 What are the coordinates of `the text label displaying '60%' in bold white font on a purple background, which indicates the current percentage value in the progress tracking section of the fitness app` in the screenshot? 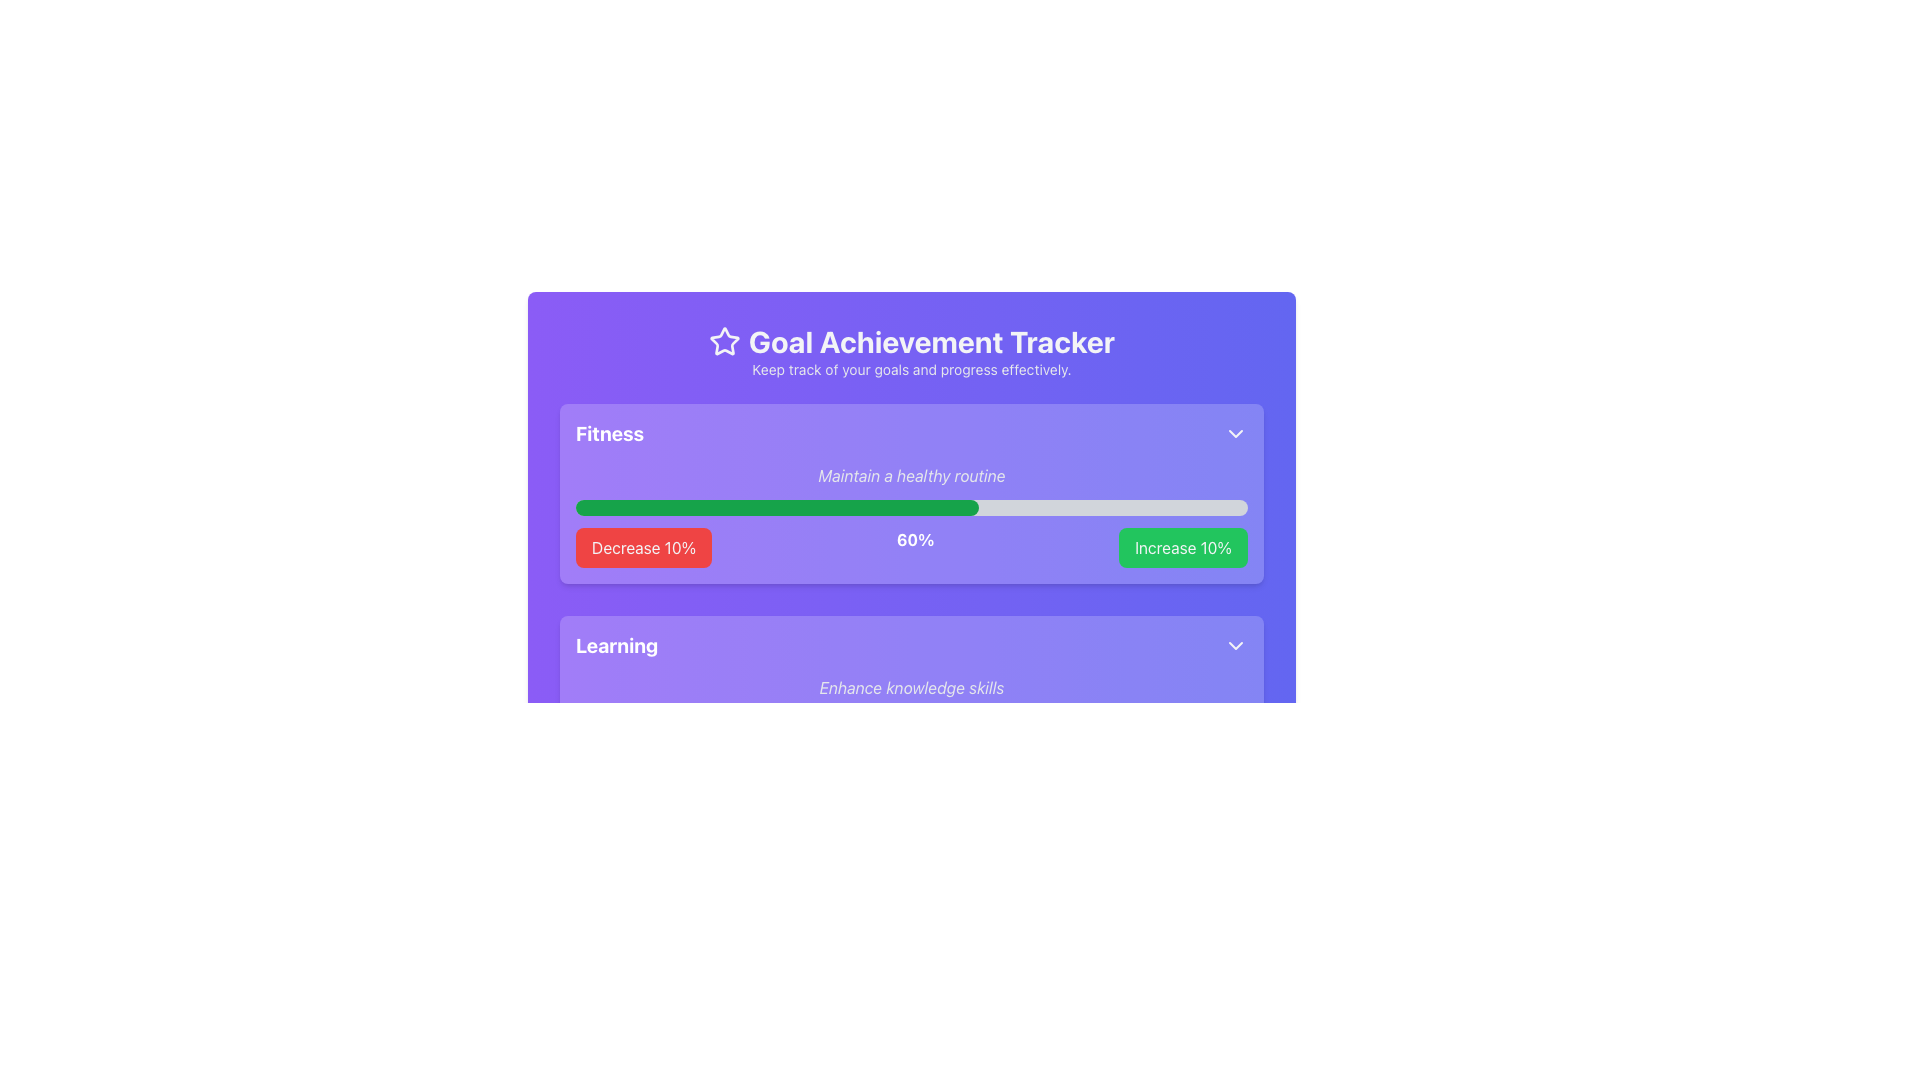 It's located at (914, 547).